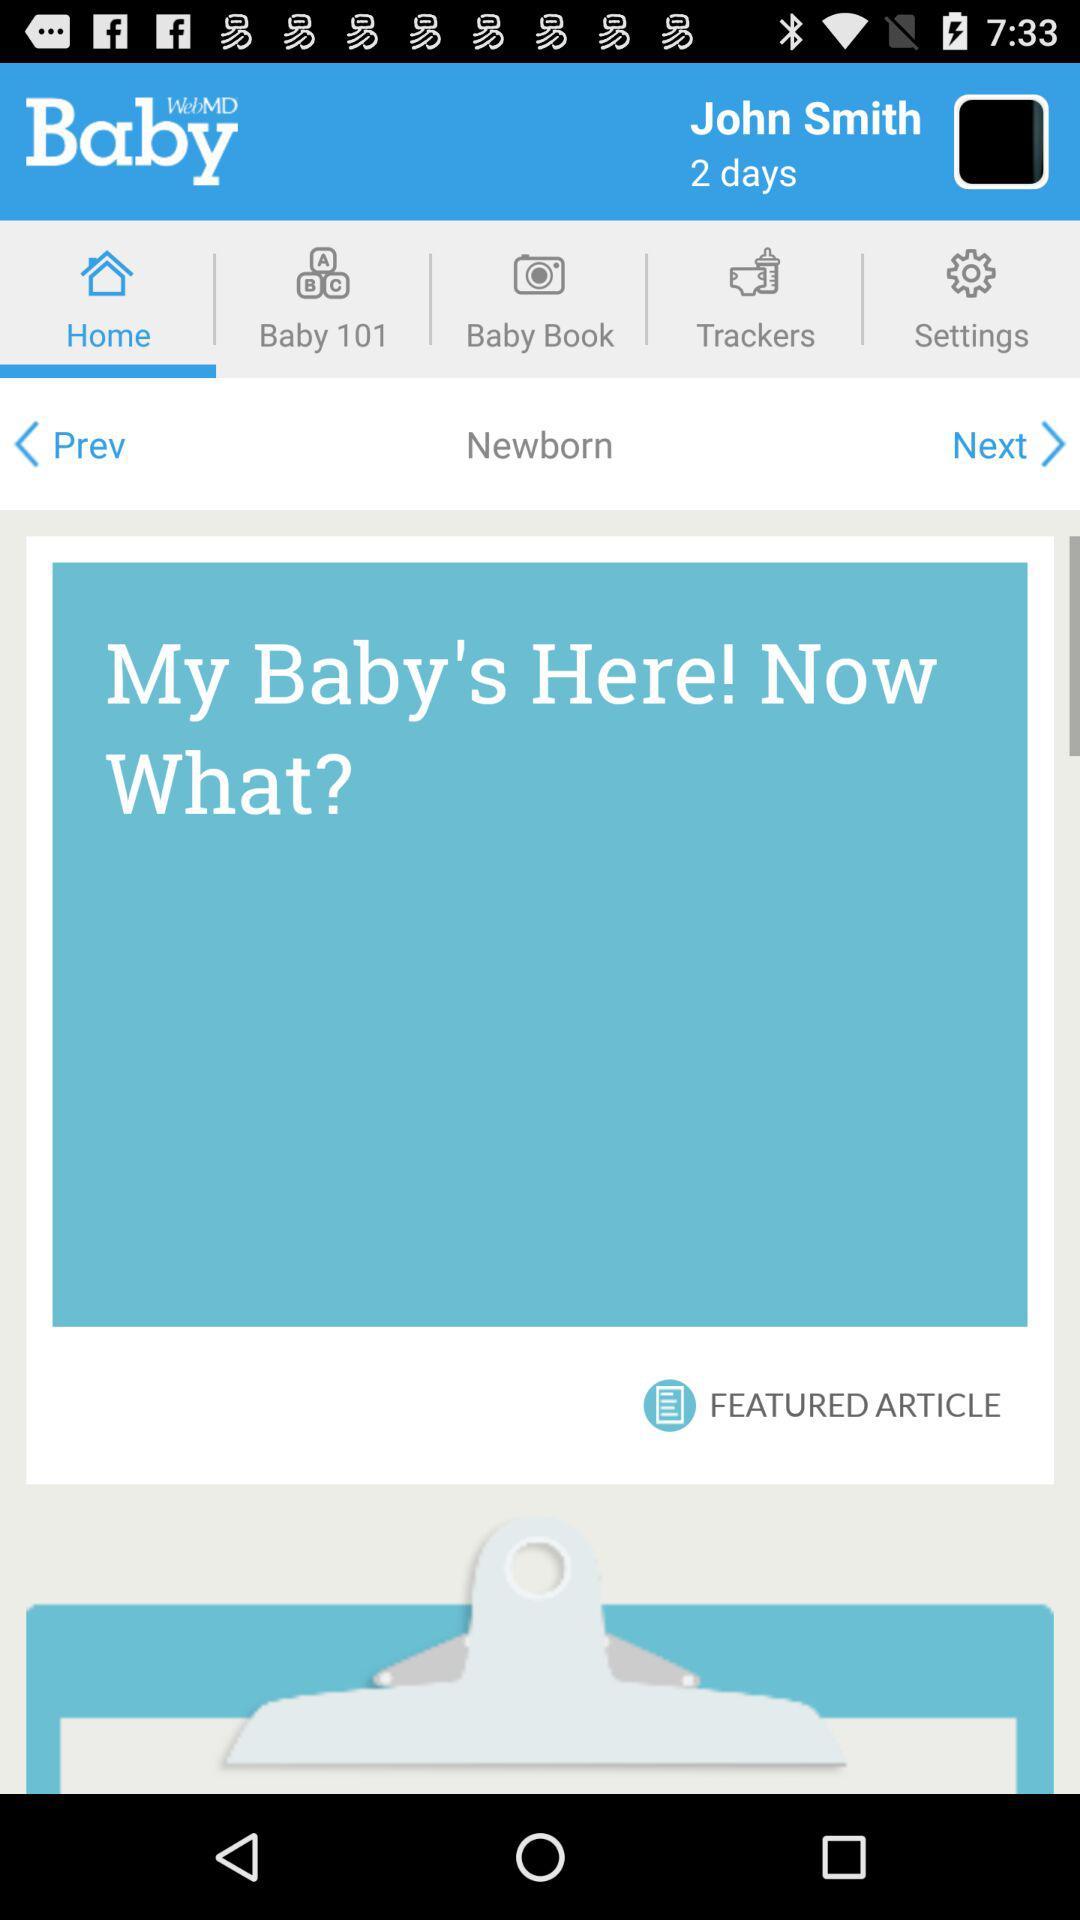  I want to click on item at the bottom right corner, so click(855, 1404).